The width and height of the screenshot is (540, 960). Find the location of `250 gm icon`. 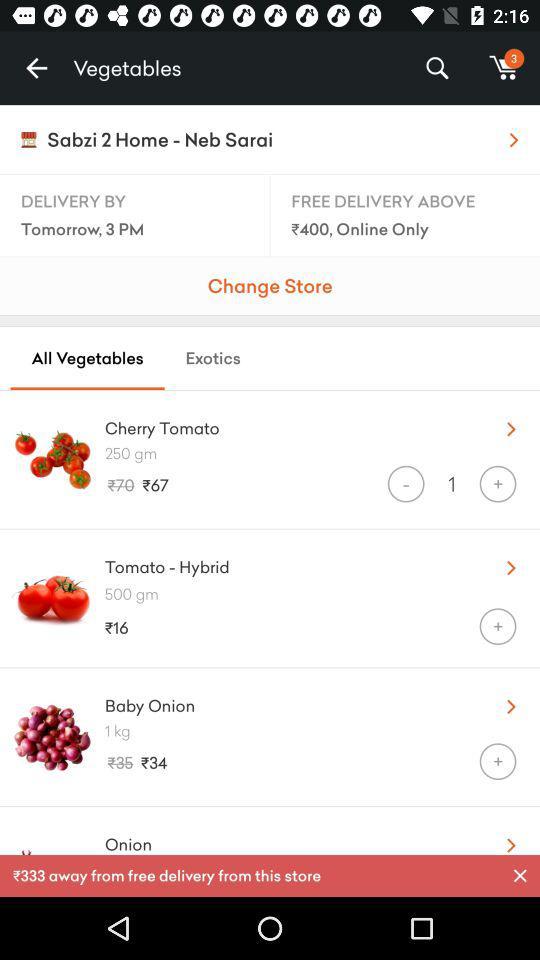

250 gm icon is located at coordinates (322, 453).